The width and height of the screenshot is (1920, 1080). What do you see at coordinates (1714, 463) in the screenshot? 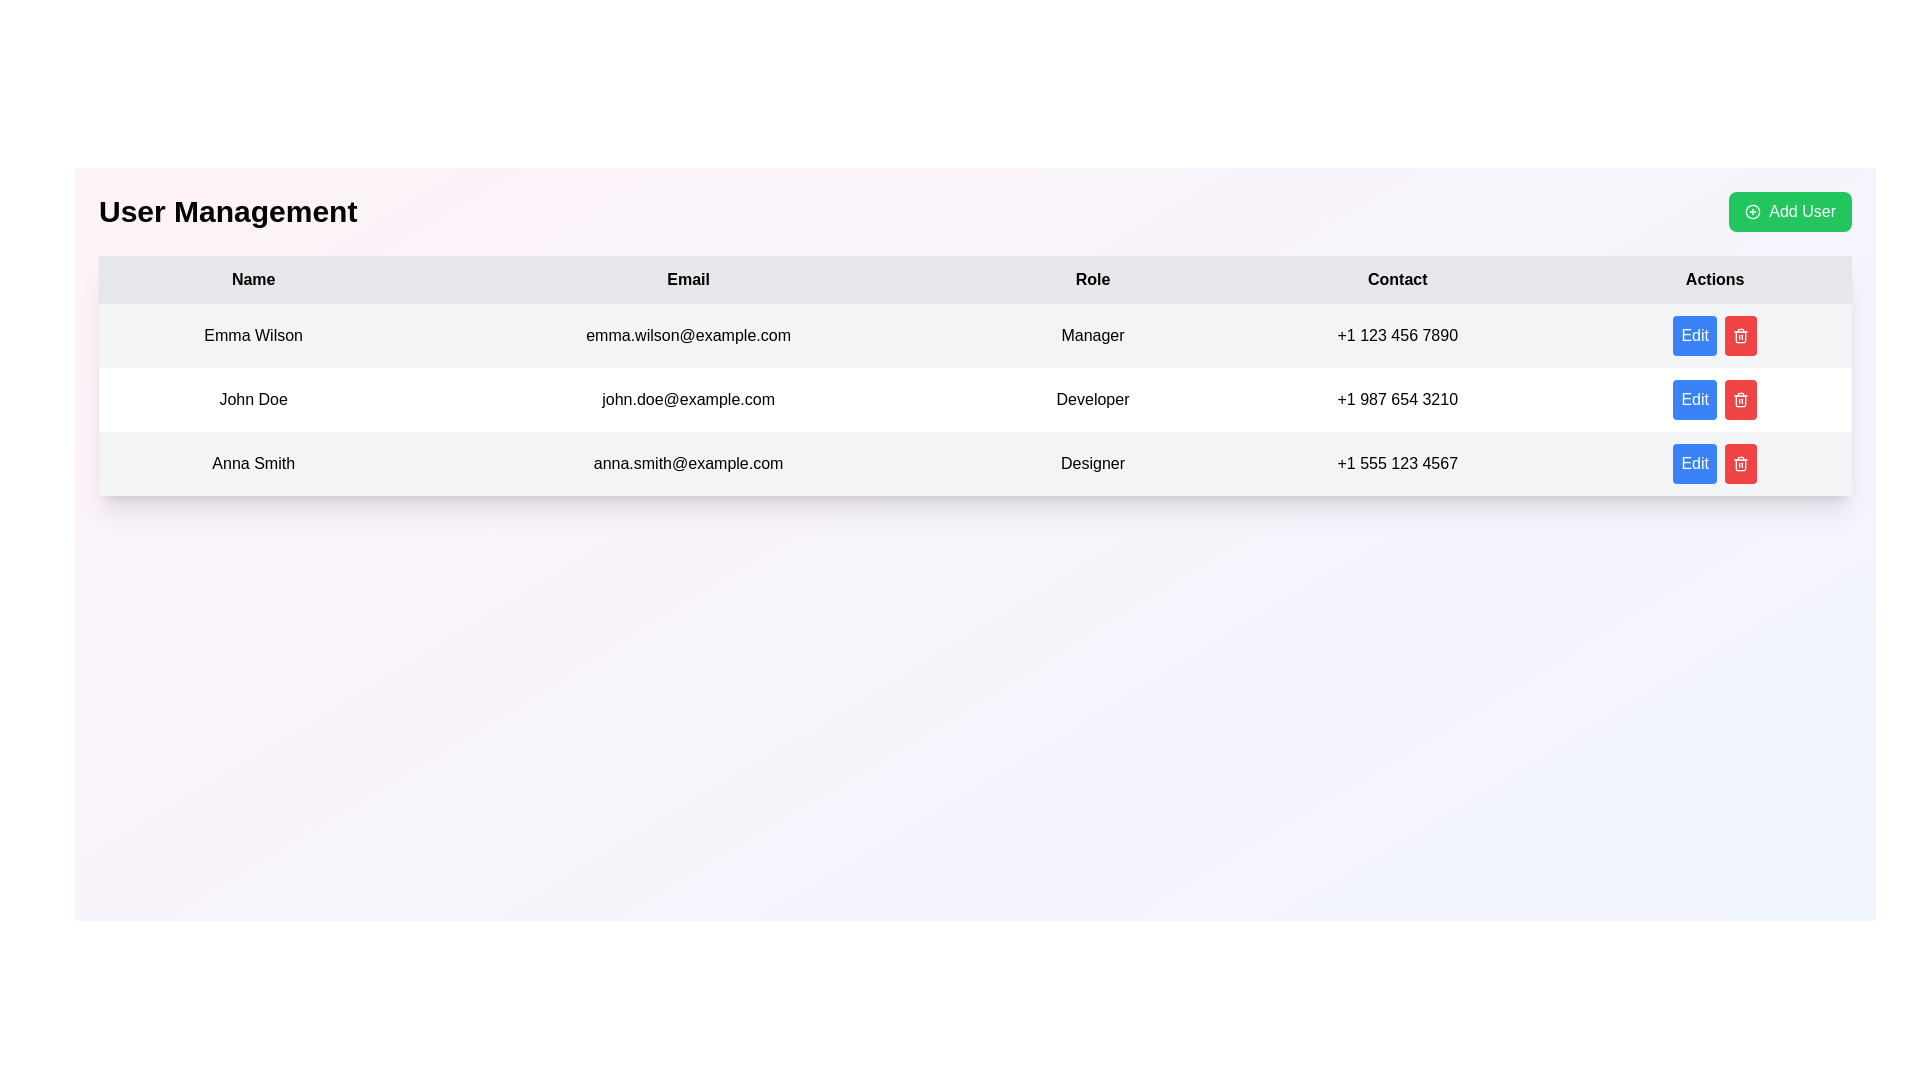
I see `the 'Edit' button with a blue background and white text located in the 'Actions' column for user 'Anna Smith' to observe the hover effect` at bounding box center [1714, 463].